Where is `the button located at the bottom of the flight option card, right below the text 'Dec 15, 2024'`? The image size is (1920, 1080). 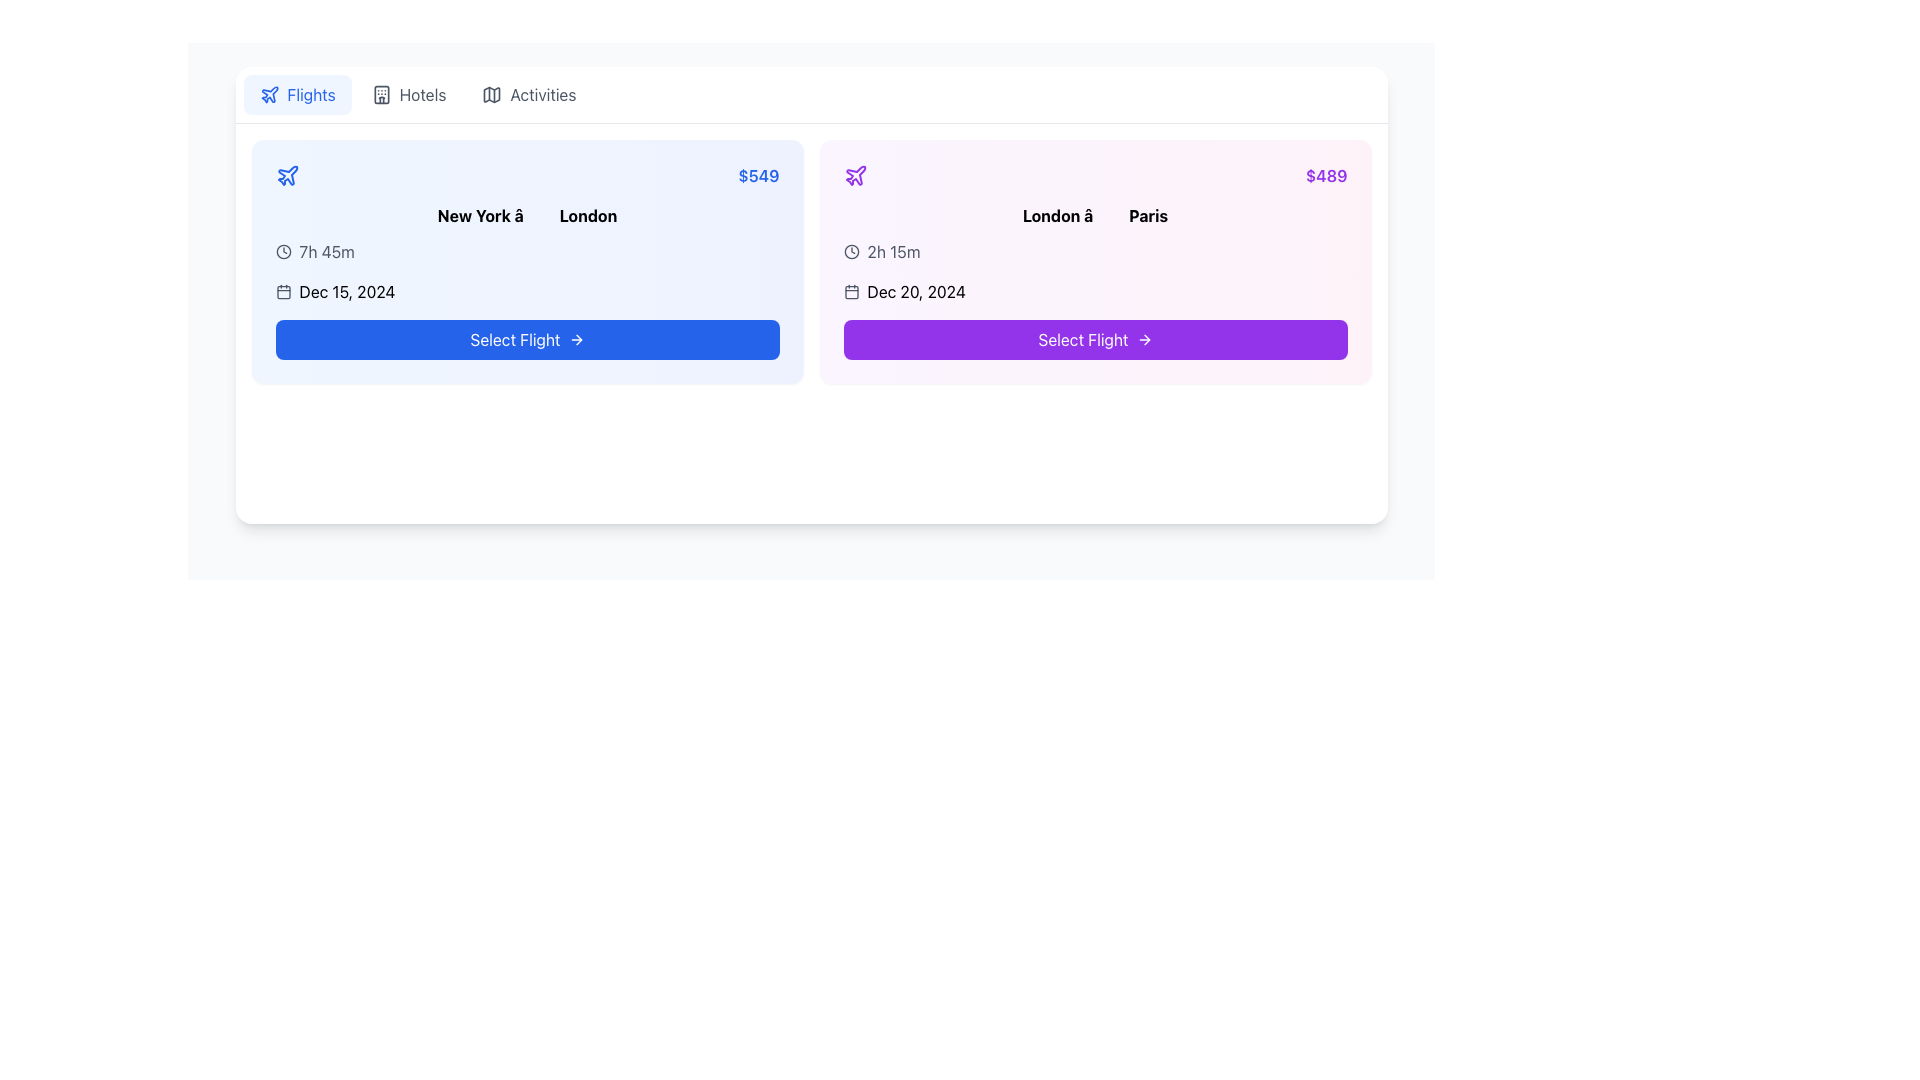 the button located at the bottom of the flight option card, right below the text 'Dec 15, 2024' is located at coordinates (527, 338).